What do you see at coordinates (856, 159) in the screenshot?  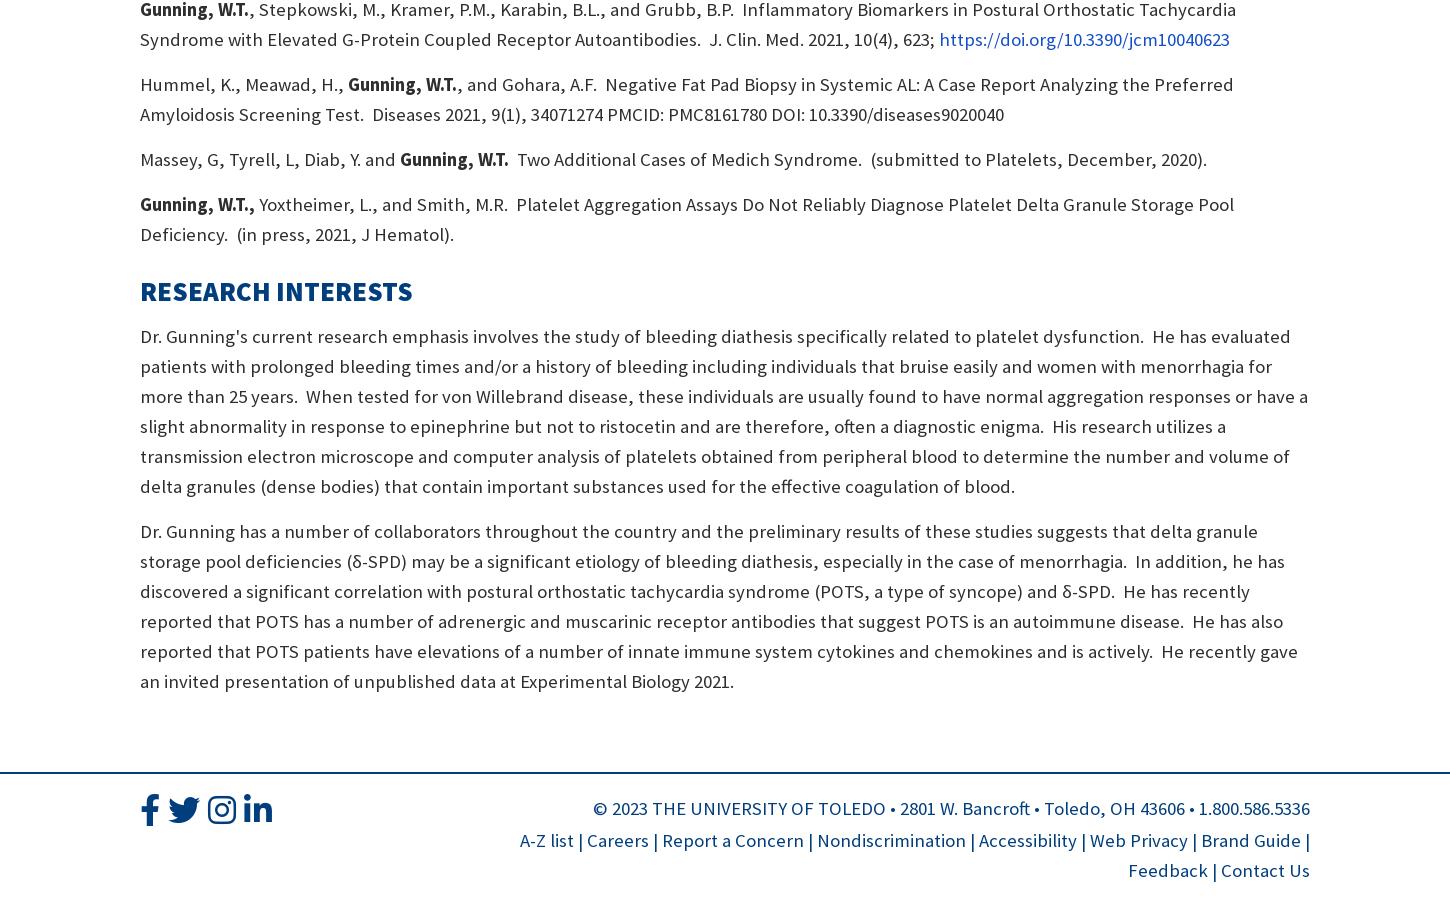 I see `'Two Additional Cases of Medich Syndrome.  (submitted to Platelets, December, 2020).'` at bounding box center [856, 159].